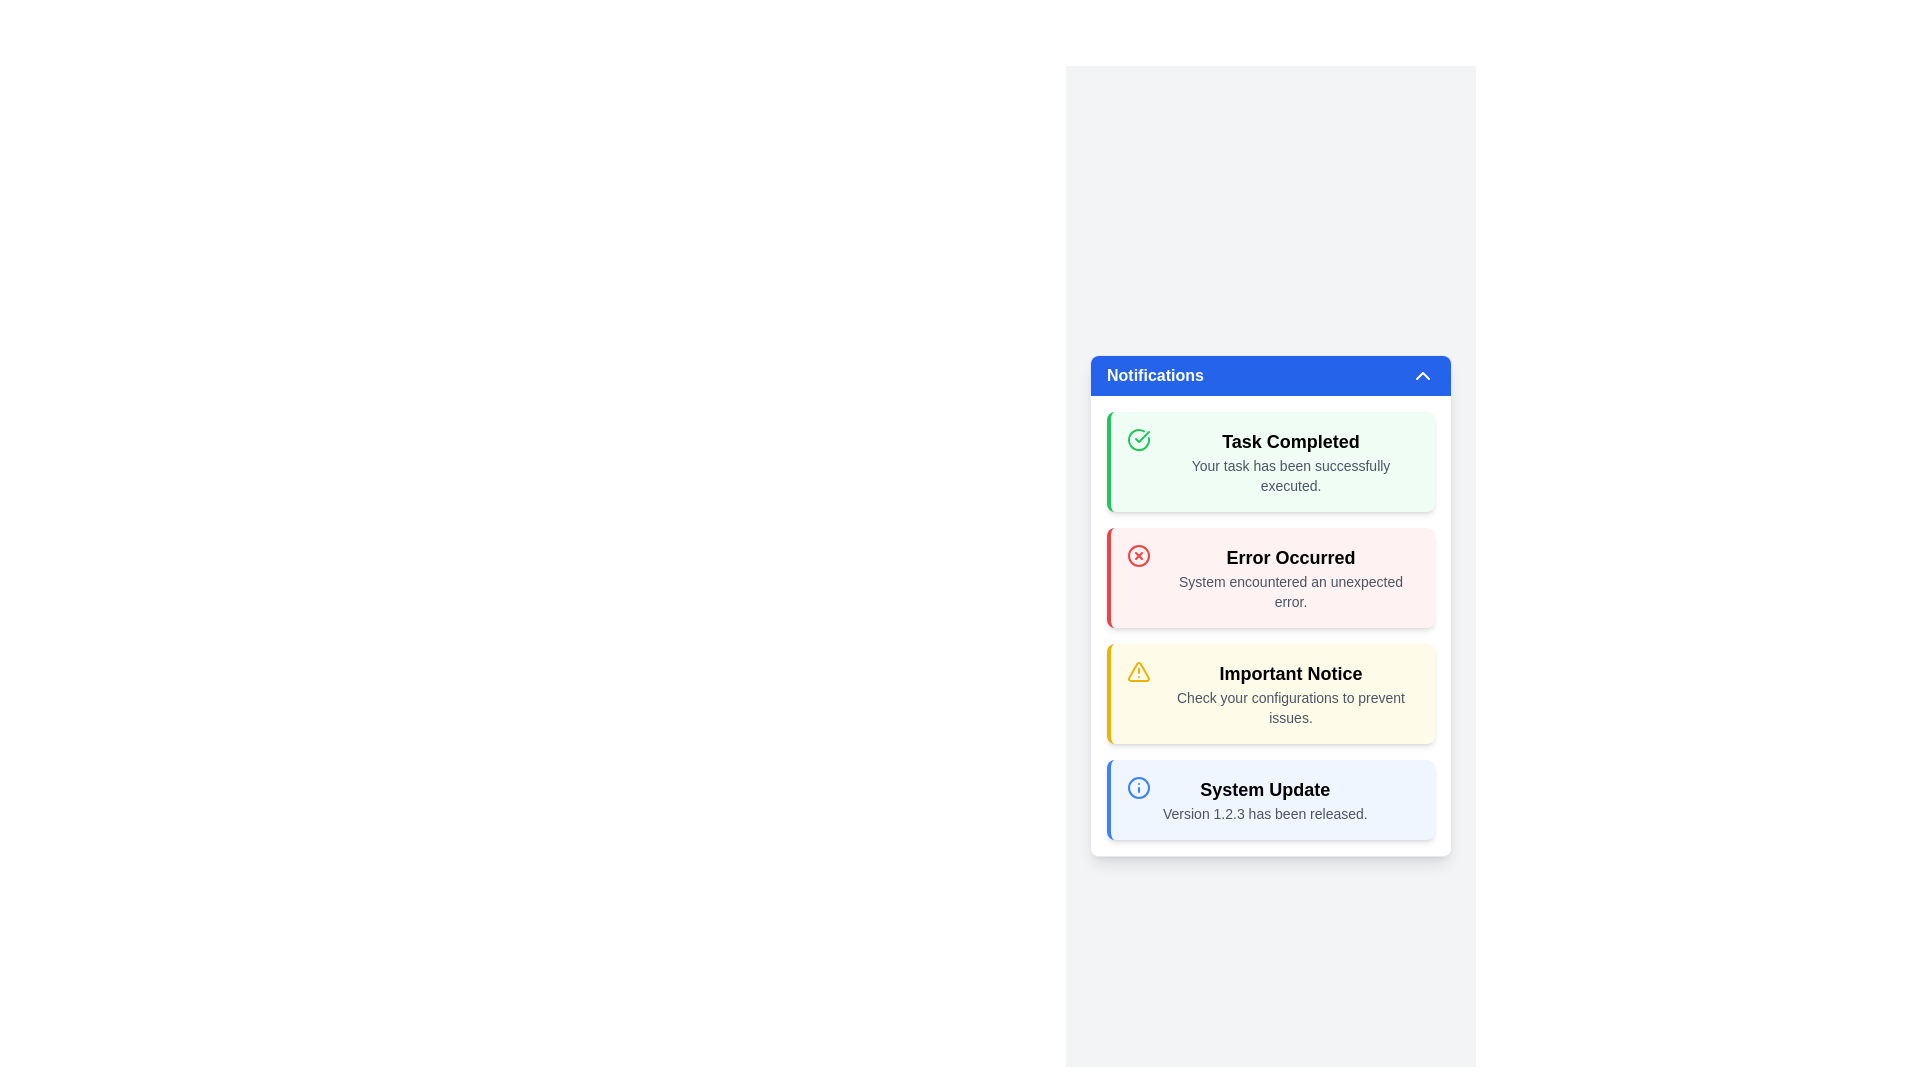 This screenshot has height=1080, width=1920. I want to click on the Label element located in the top-left part of the header section with a blue background, which serves as the title for the section, so click(1155, 375).